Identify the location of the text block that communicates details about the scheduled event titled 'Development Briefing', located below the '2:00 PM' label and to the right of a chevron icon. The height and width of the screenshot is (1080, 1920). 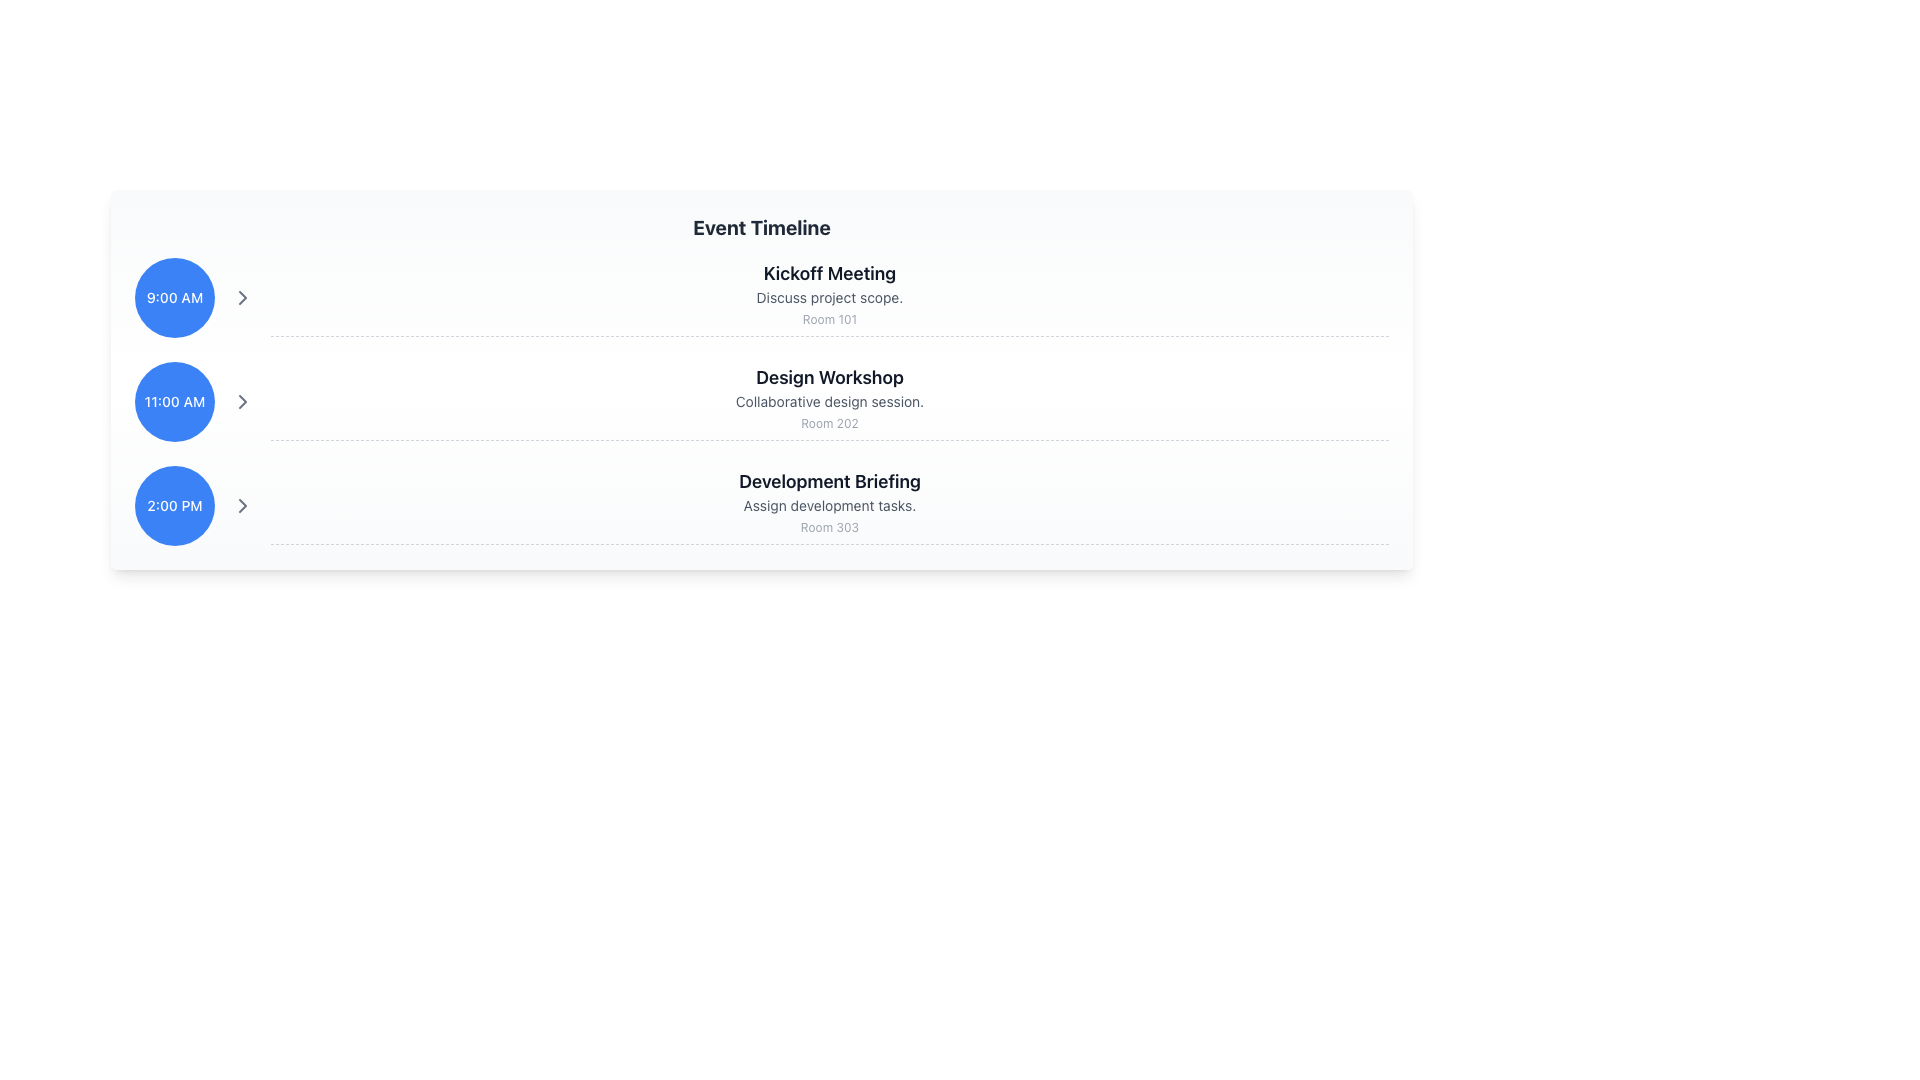
(830, 504).